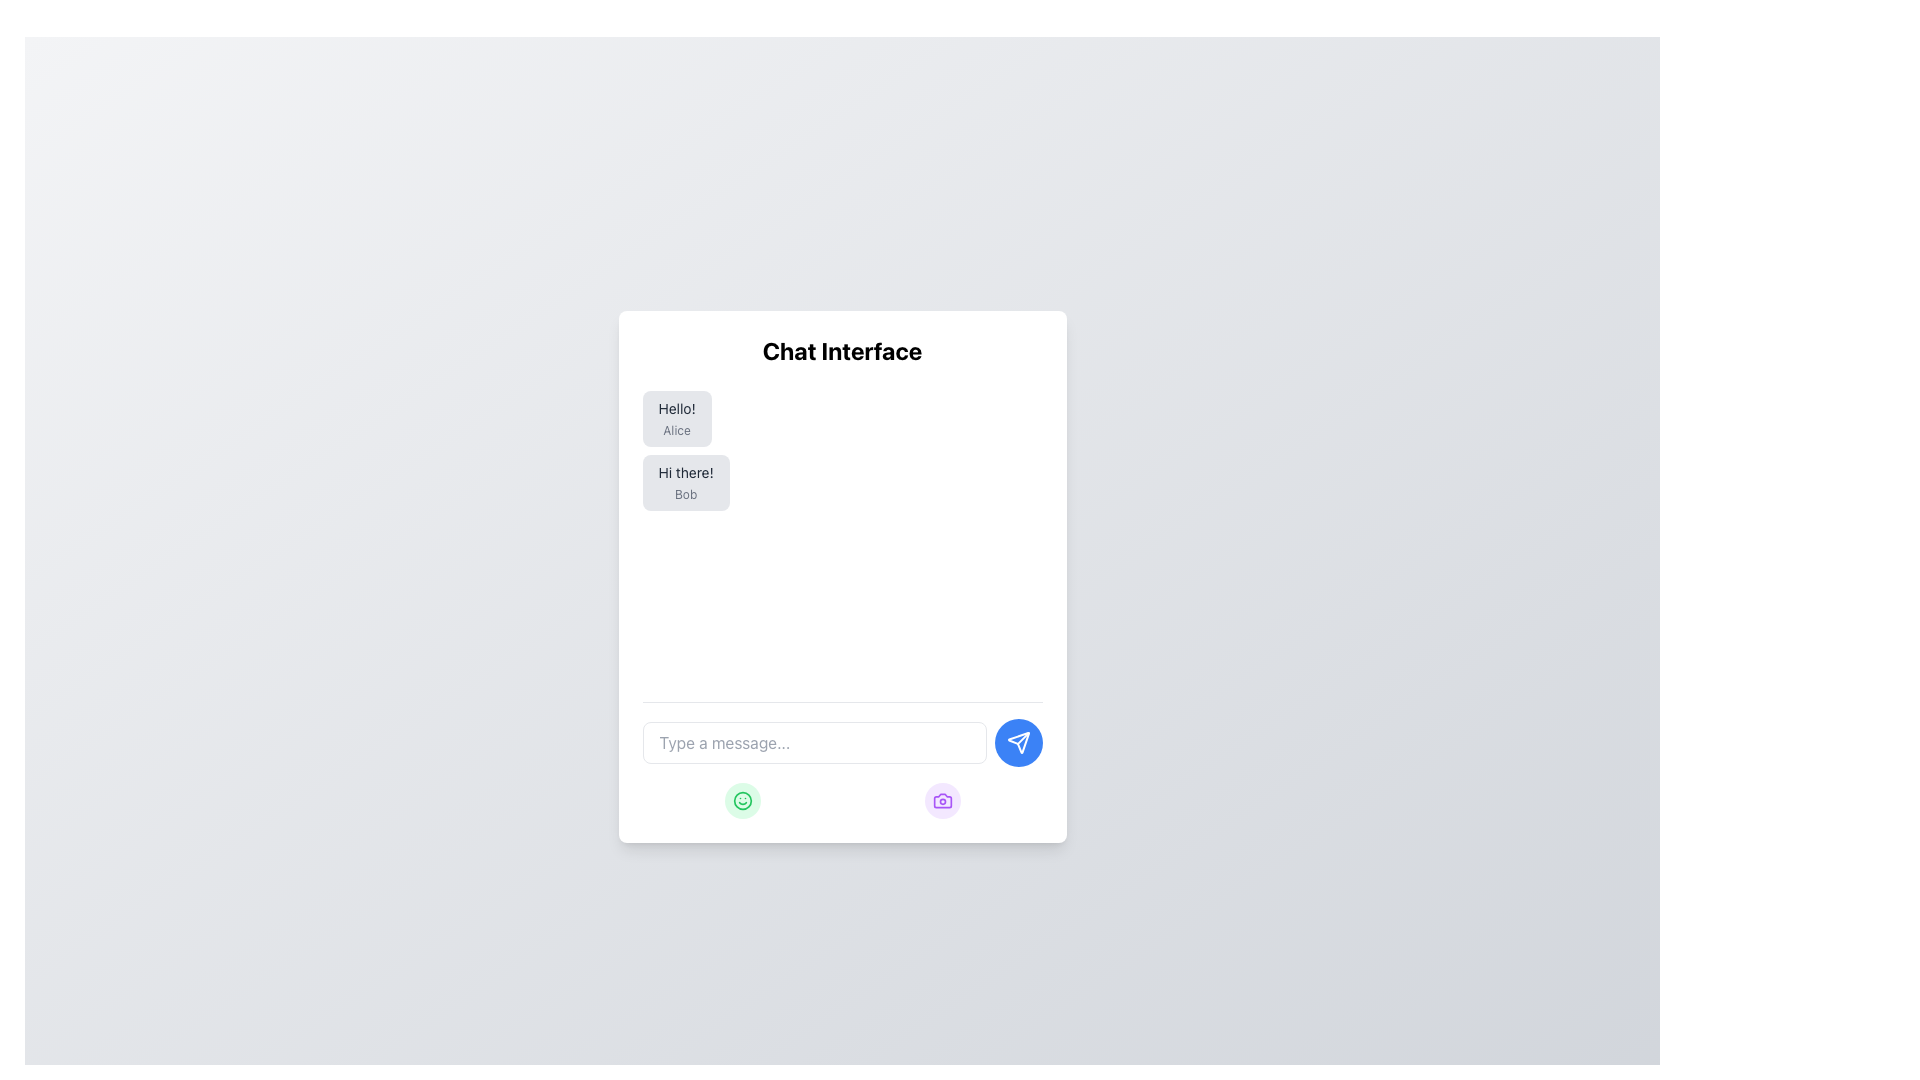  I want to click on the static text element displaying the message 'Hi there!' in a chat interface, which is styled as a sent message bubble and positioned second from the top of the message sequence, so click(686, 473).